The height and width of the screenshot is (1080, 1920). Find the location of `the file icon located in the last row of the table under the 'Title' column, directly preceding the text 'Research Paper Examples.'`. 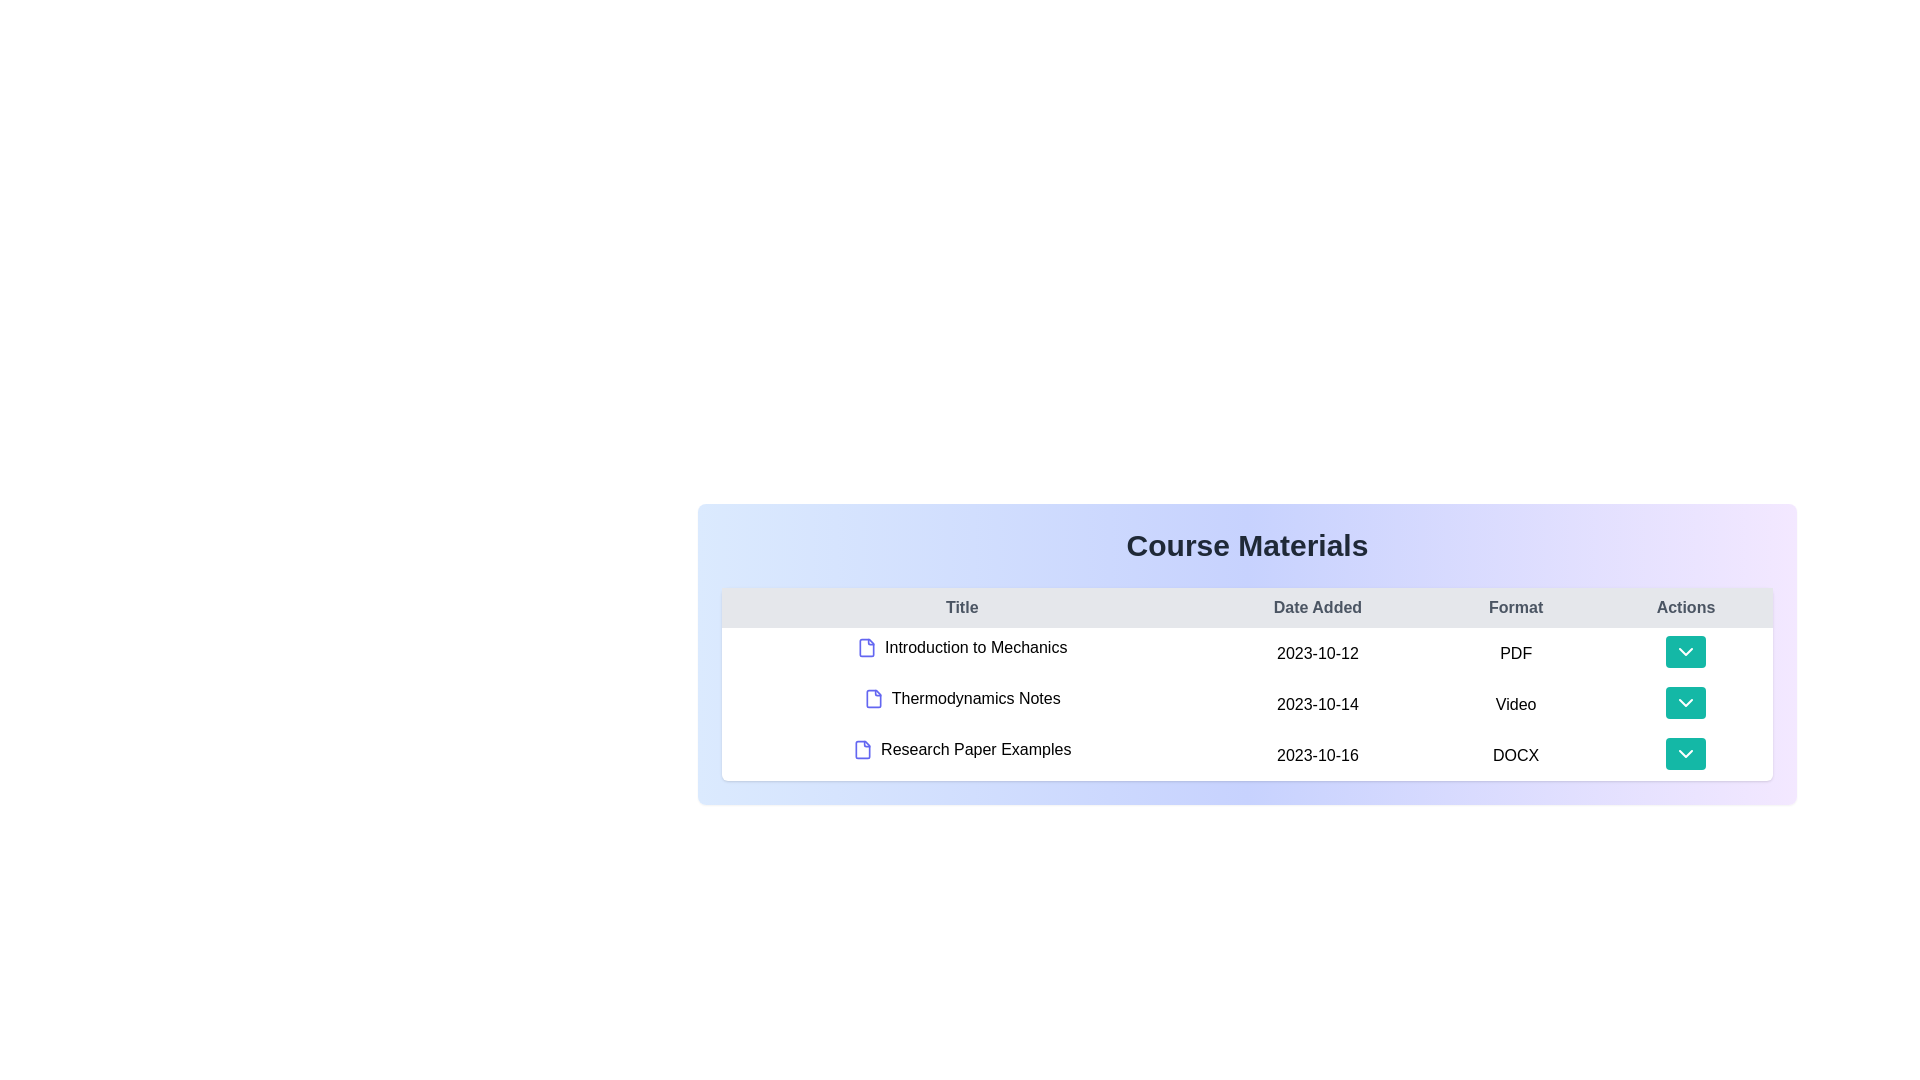

the file icon located in the last row of the table under the 'Title' column, directly preceding the text 'Research Paper Examples.' is located at coordinates (863, 749).